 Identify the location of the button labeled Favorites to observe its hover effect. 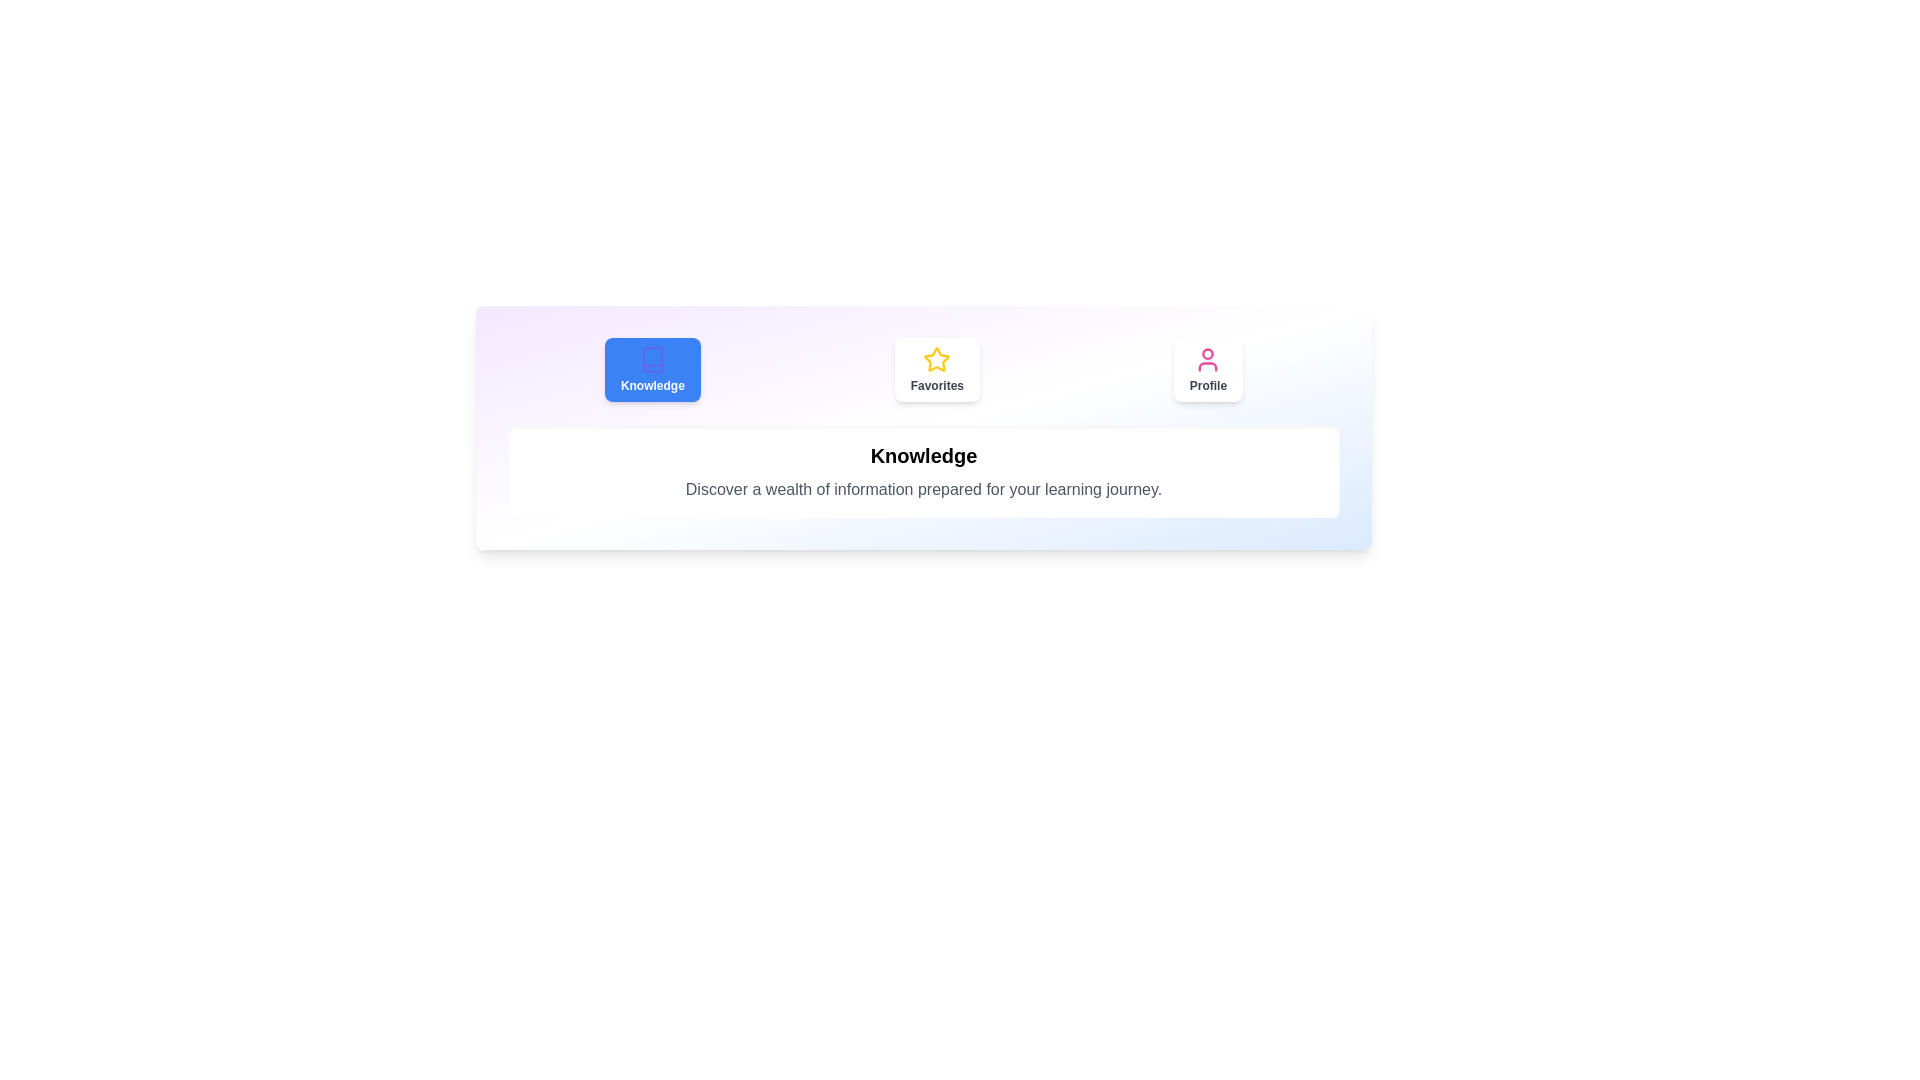
(936, 370).